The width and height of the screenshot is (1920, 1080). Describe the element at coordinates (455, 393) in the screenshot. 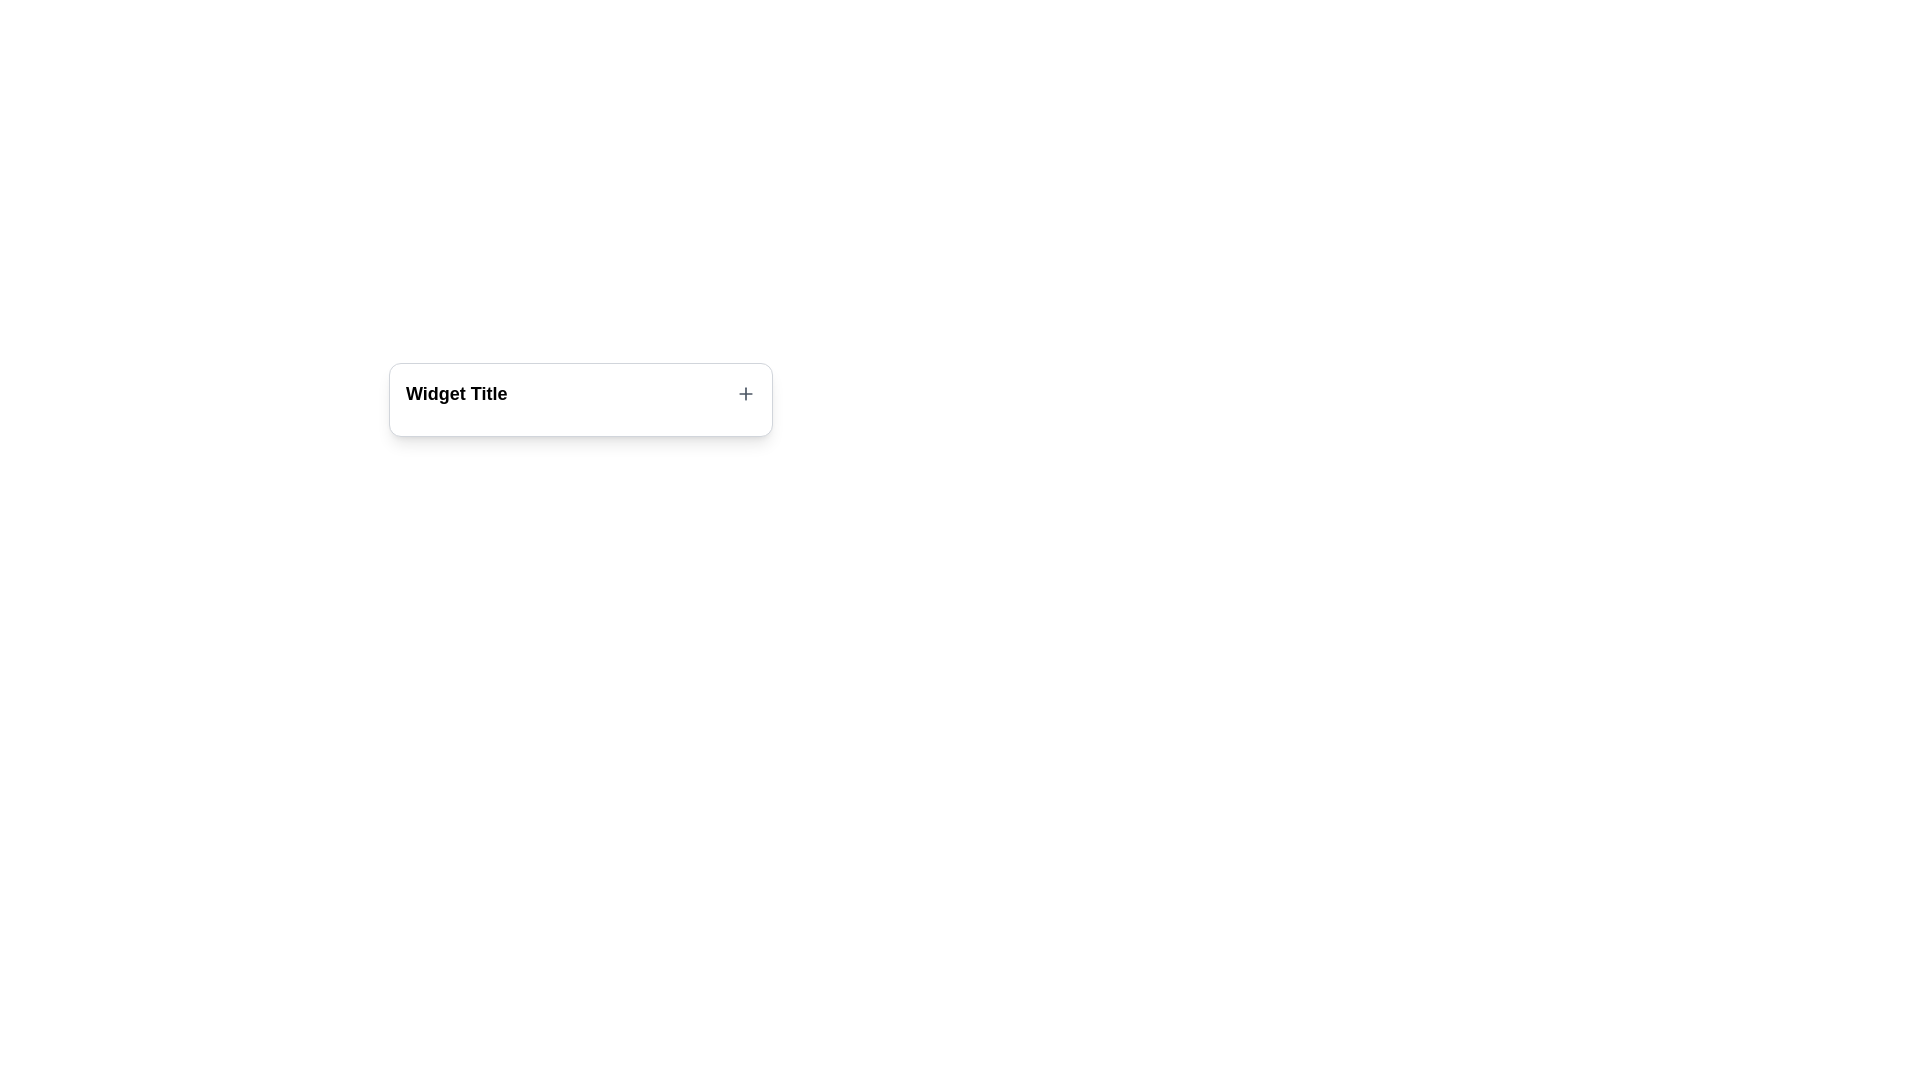

I see `the 'Widget Title' text label for accessibility purposes` at that location.